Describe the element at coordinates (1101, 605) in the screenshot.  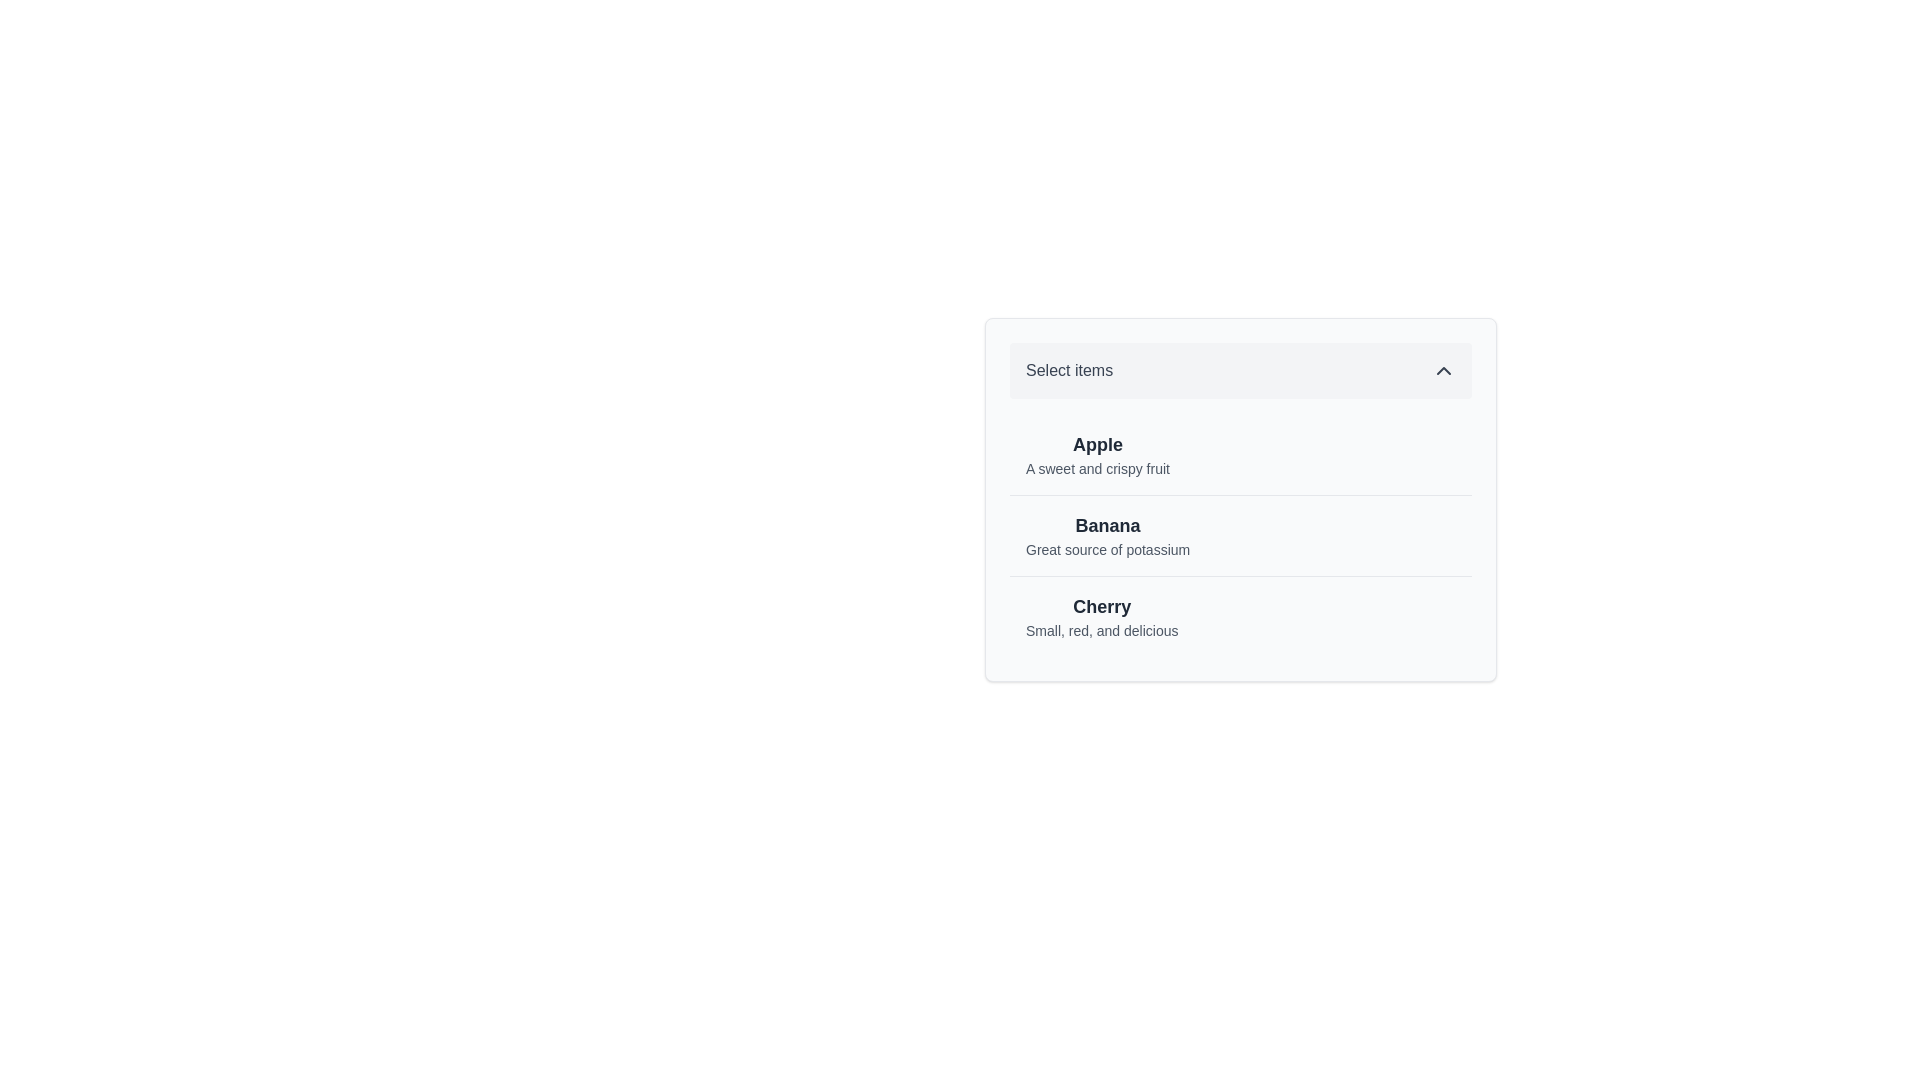
I see `the text label displaying 'Cherry', which is styled with bold and larger font, positioned above the description text and centered horizontally in the dropdown list panel` at that location.